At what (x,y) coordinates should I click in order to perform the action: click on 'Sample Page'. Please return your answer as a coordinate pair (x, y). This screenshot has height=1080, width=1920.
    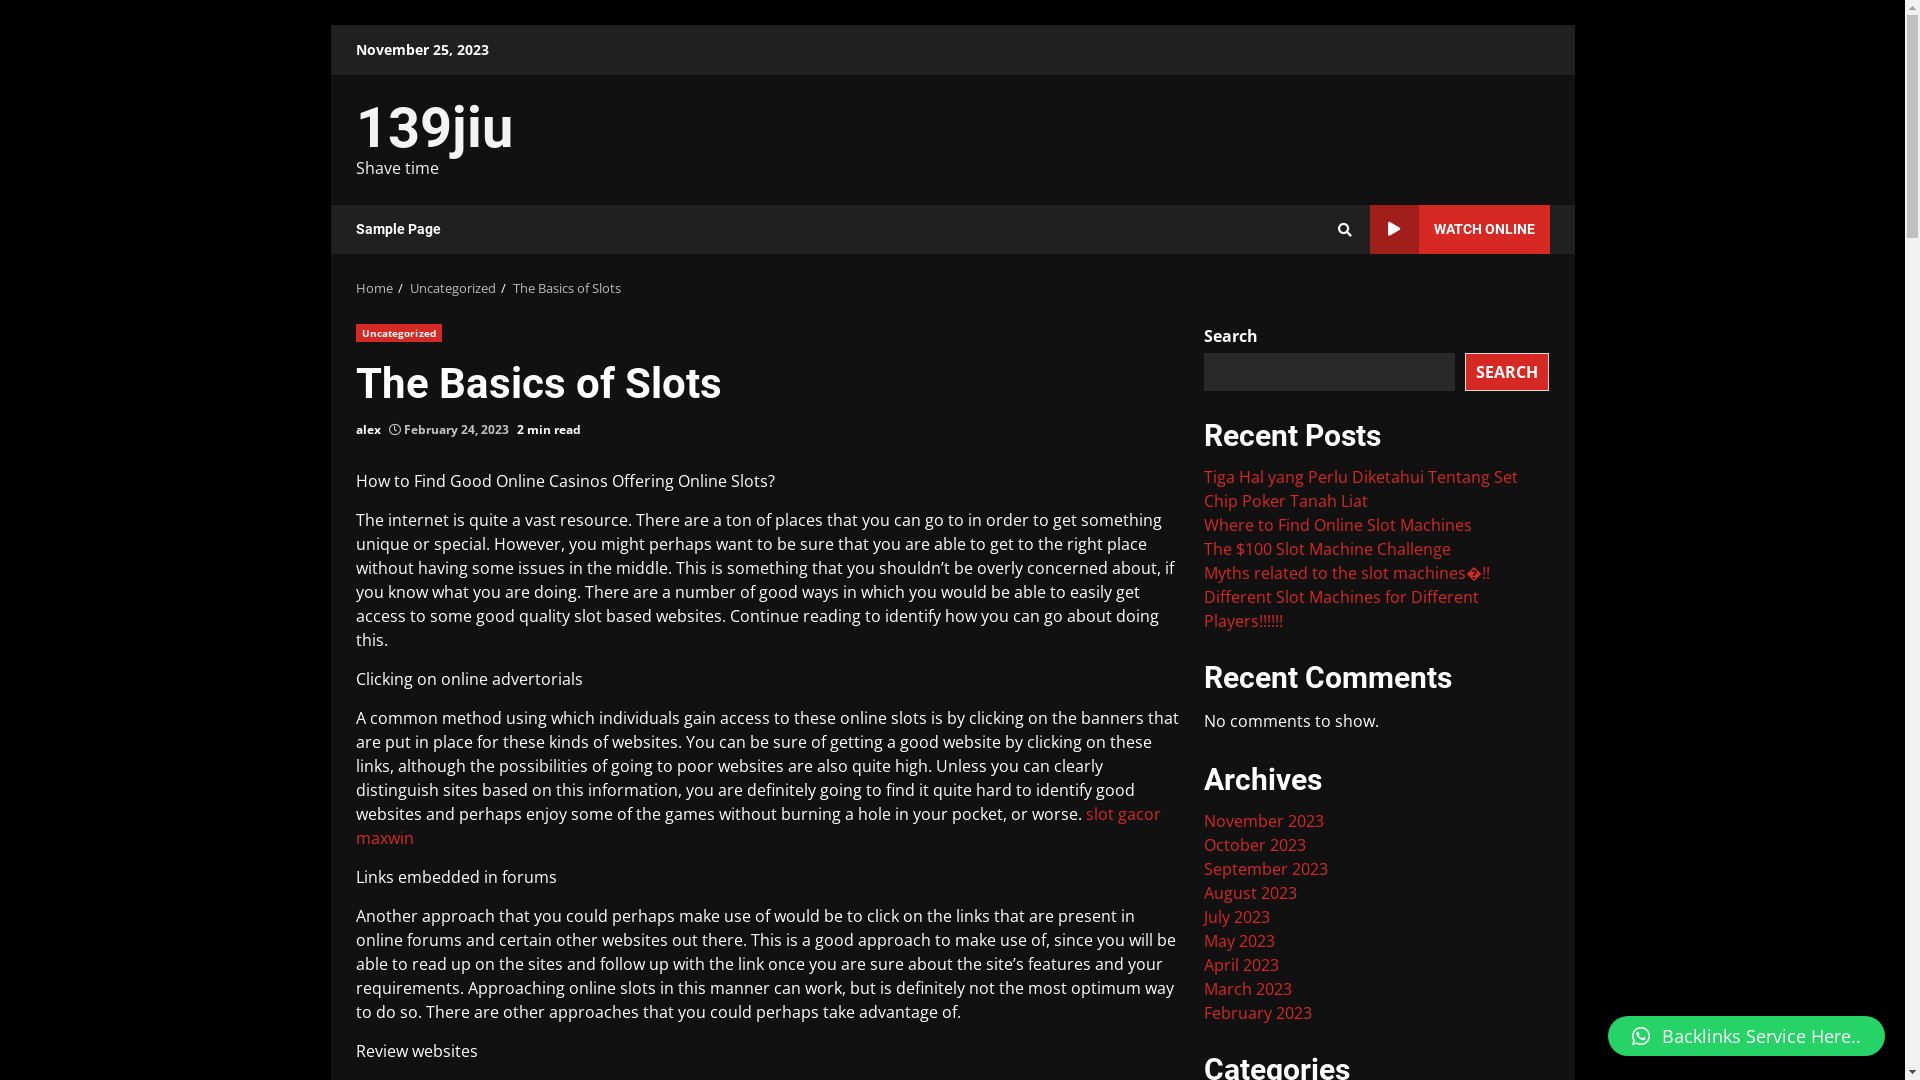
    Looking at the image, I should click on (398, 228).